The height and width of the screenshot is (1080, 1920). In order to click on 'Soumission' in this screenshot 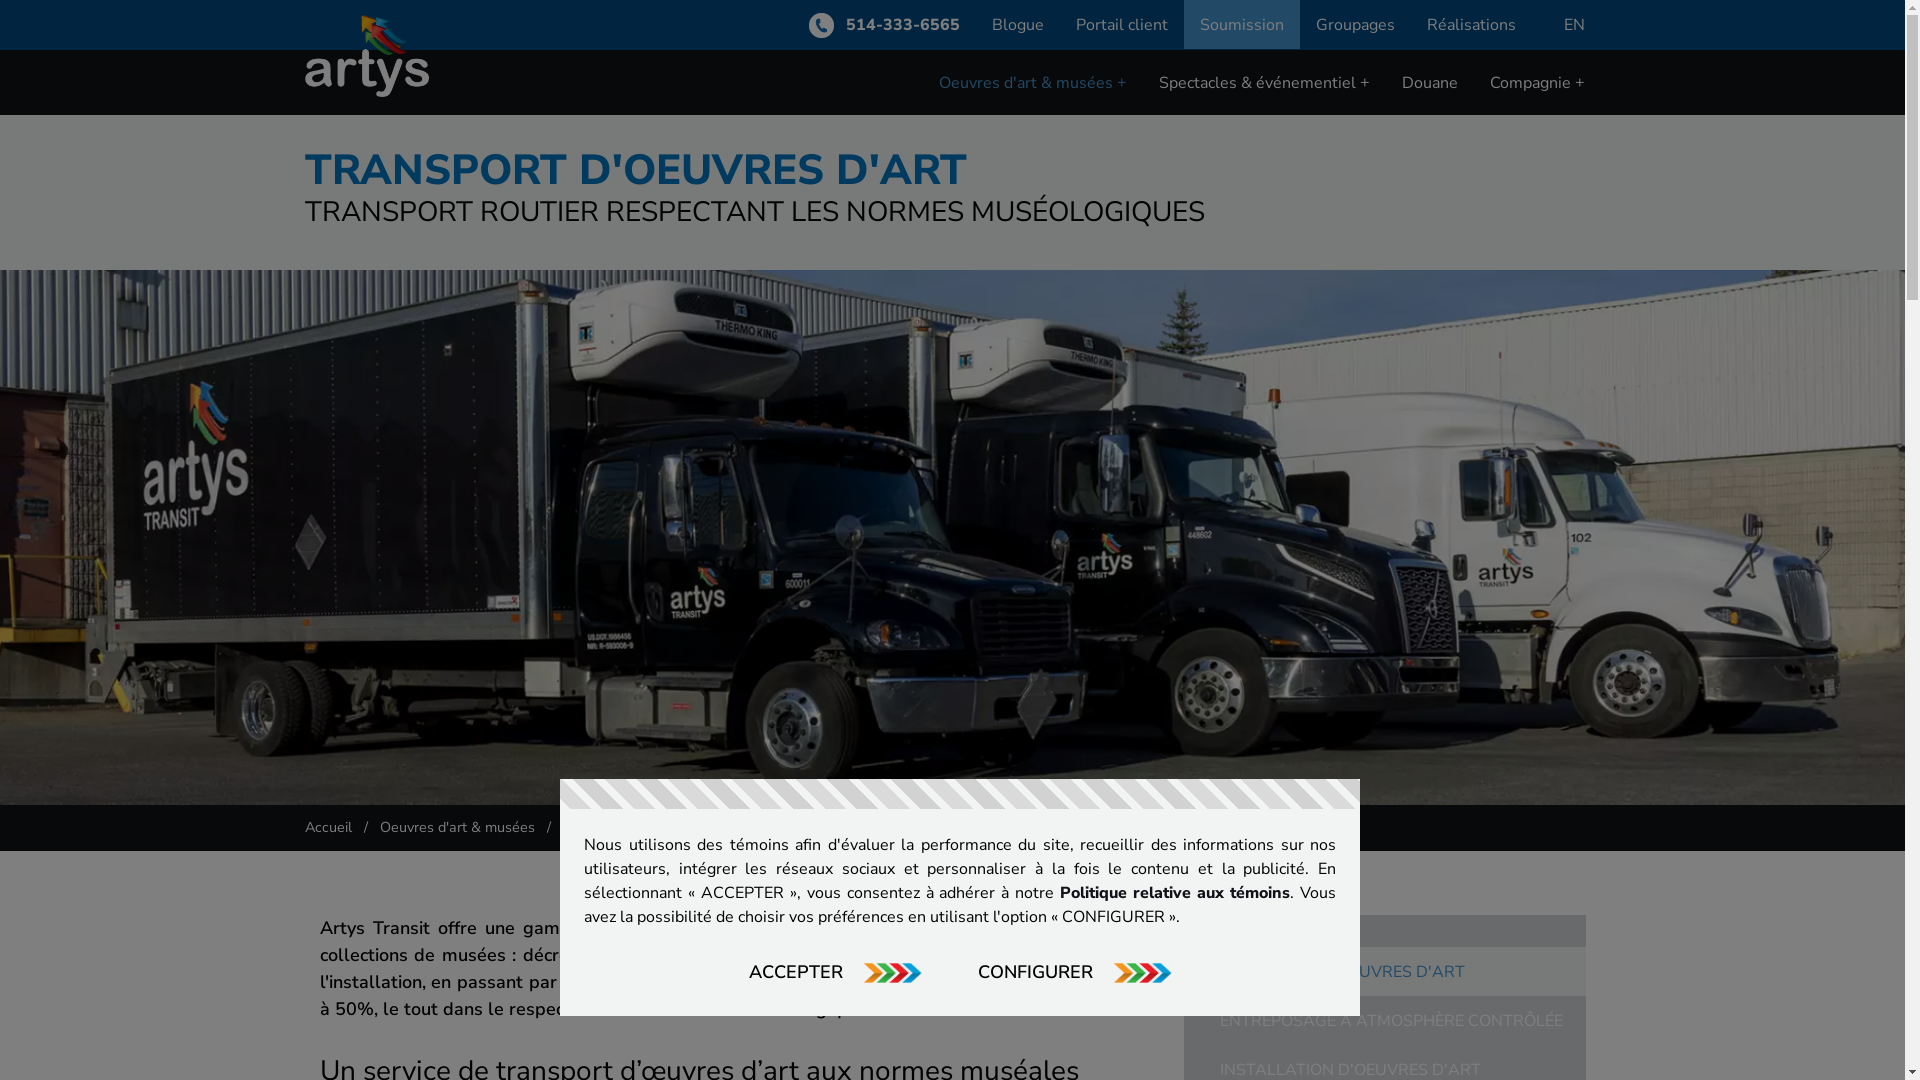, I will do `click(1241, 24)`.